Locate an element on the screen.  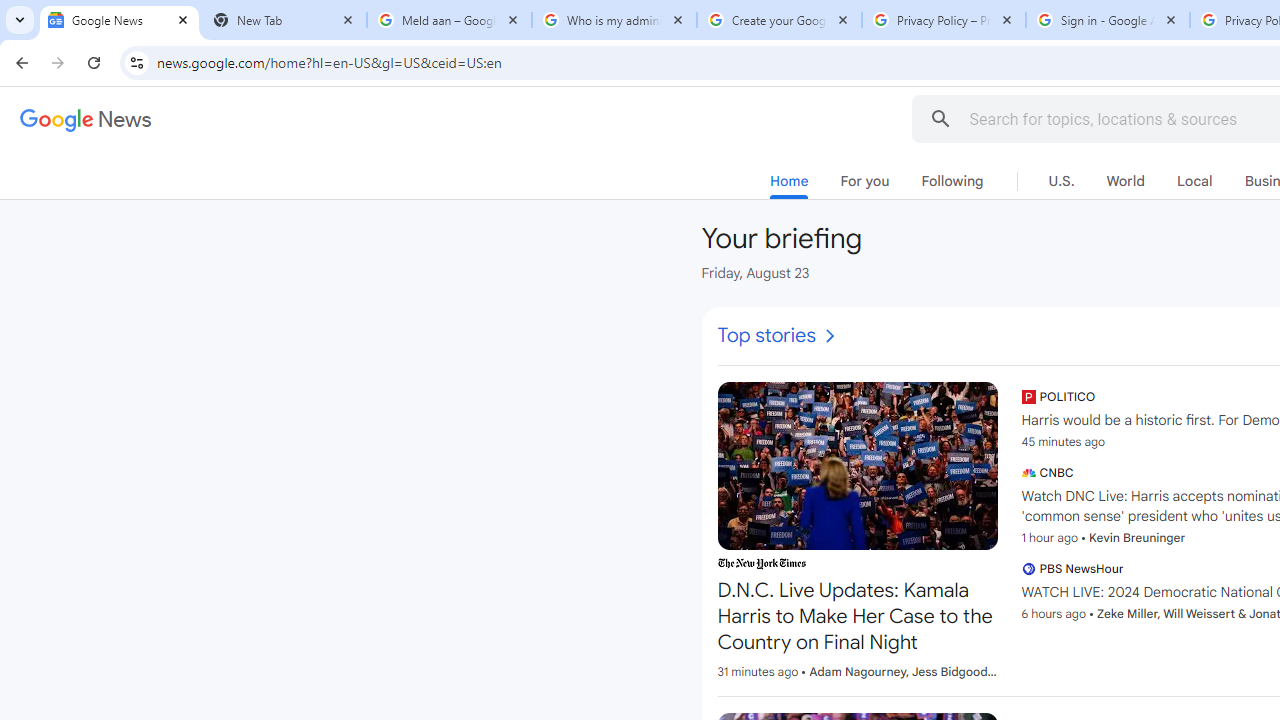
'Who is my administrator? - Google Account Help' is located at coordinates (614, 20).